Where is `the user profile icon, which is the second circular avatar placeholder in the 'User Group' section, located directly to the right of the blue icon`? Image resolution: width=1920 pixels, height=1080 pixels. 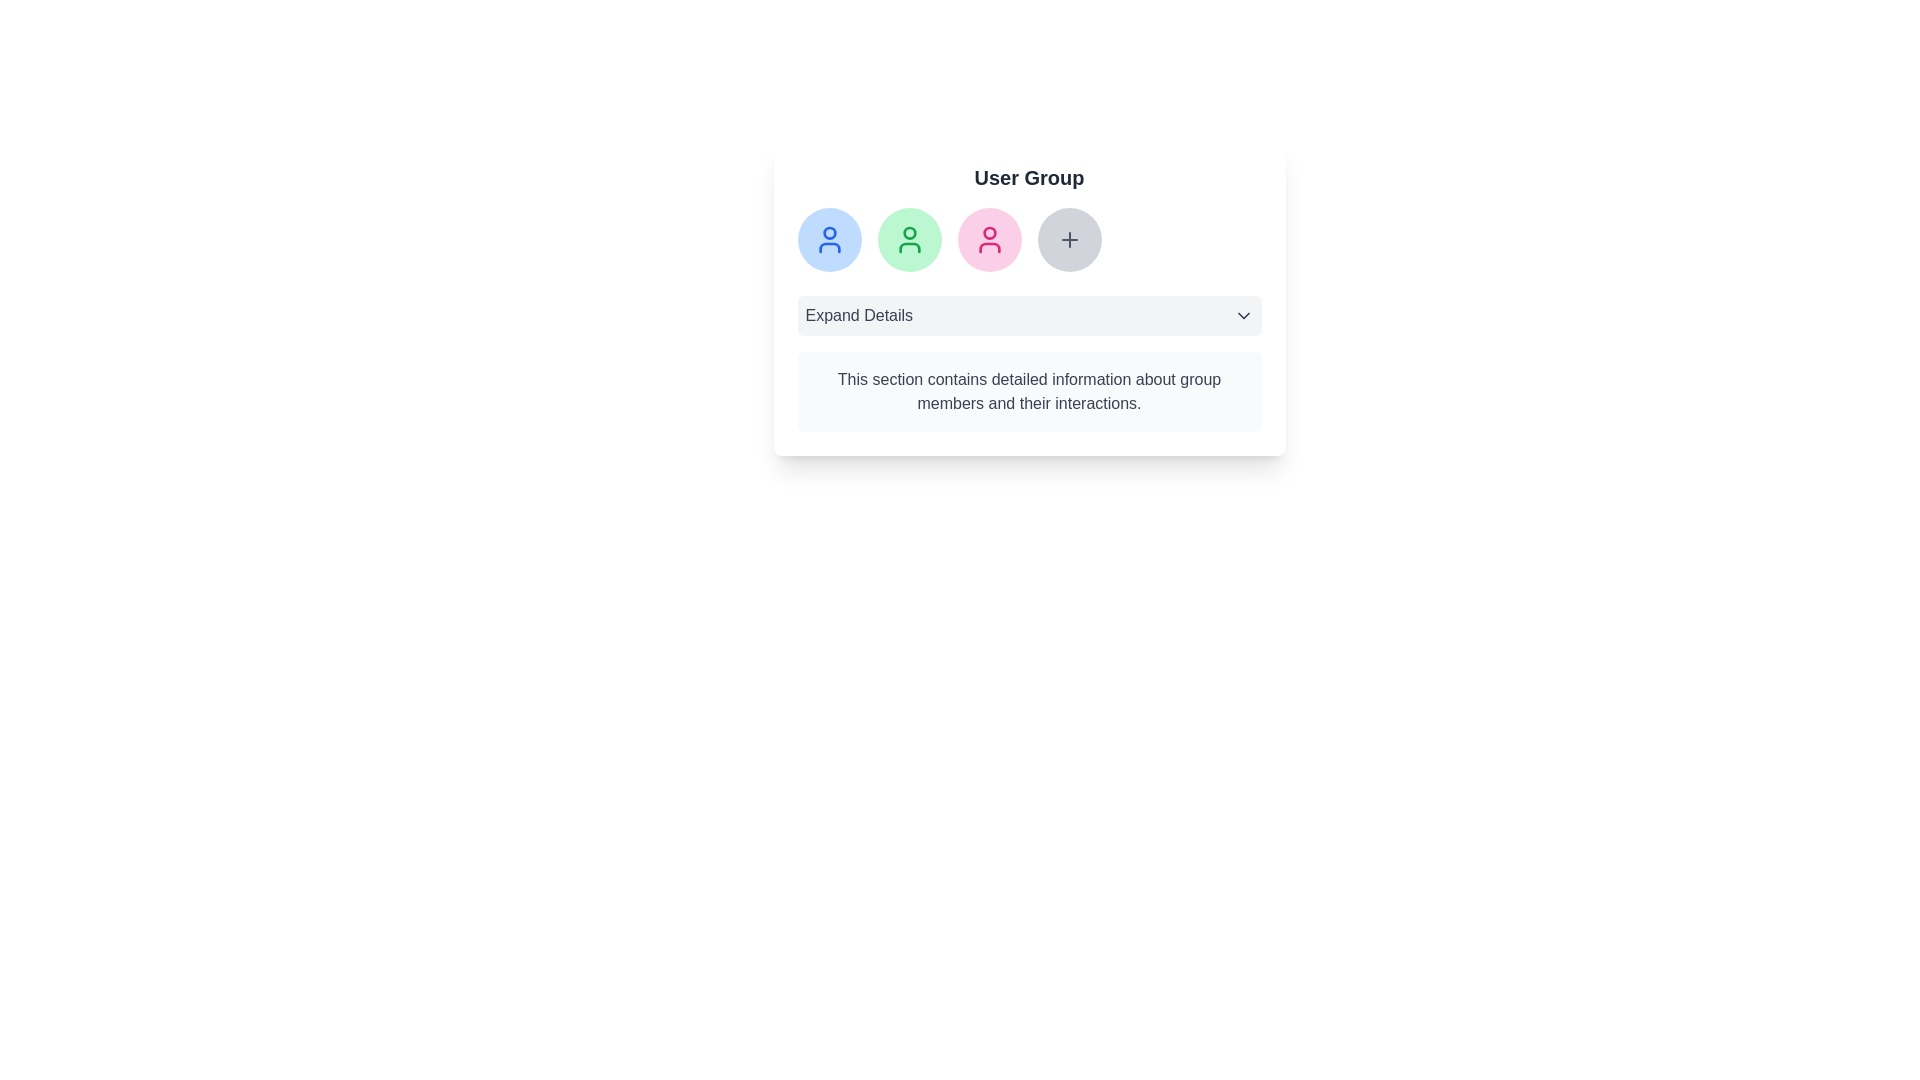
the user profile icon, which is the second circular avatar placeholder in the 'User Group' section, located directly to the right of the blue icon is located at coordinates (908, 232).